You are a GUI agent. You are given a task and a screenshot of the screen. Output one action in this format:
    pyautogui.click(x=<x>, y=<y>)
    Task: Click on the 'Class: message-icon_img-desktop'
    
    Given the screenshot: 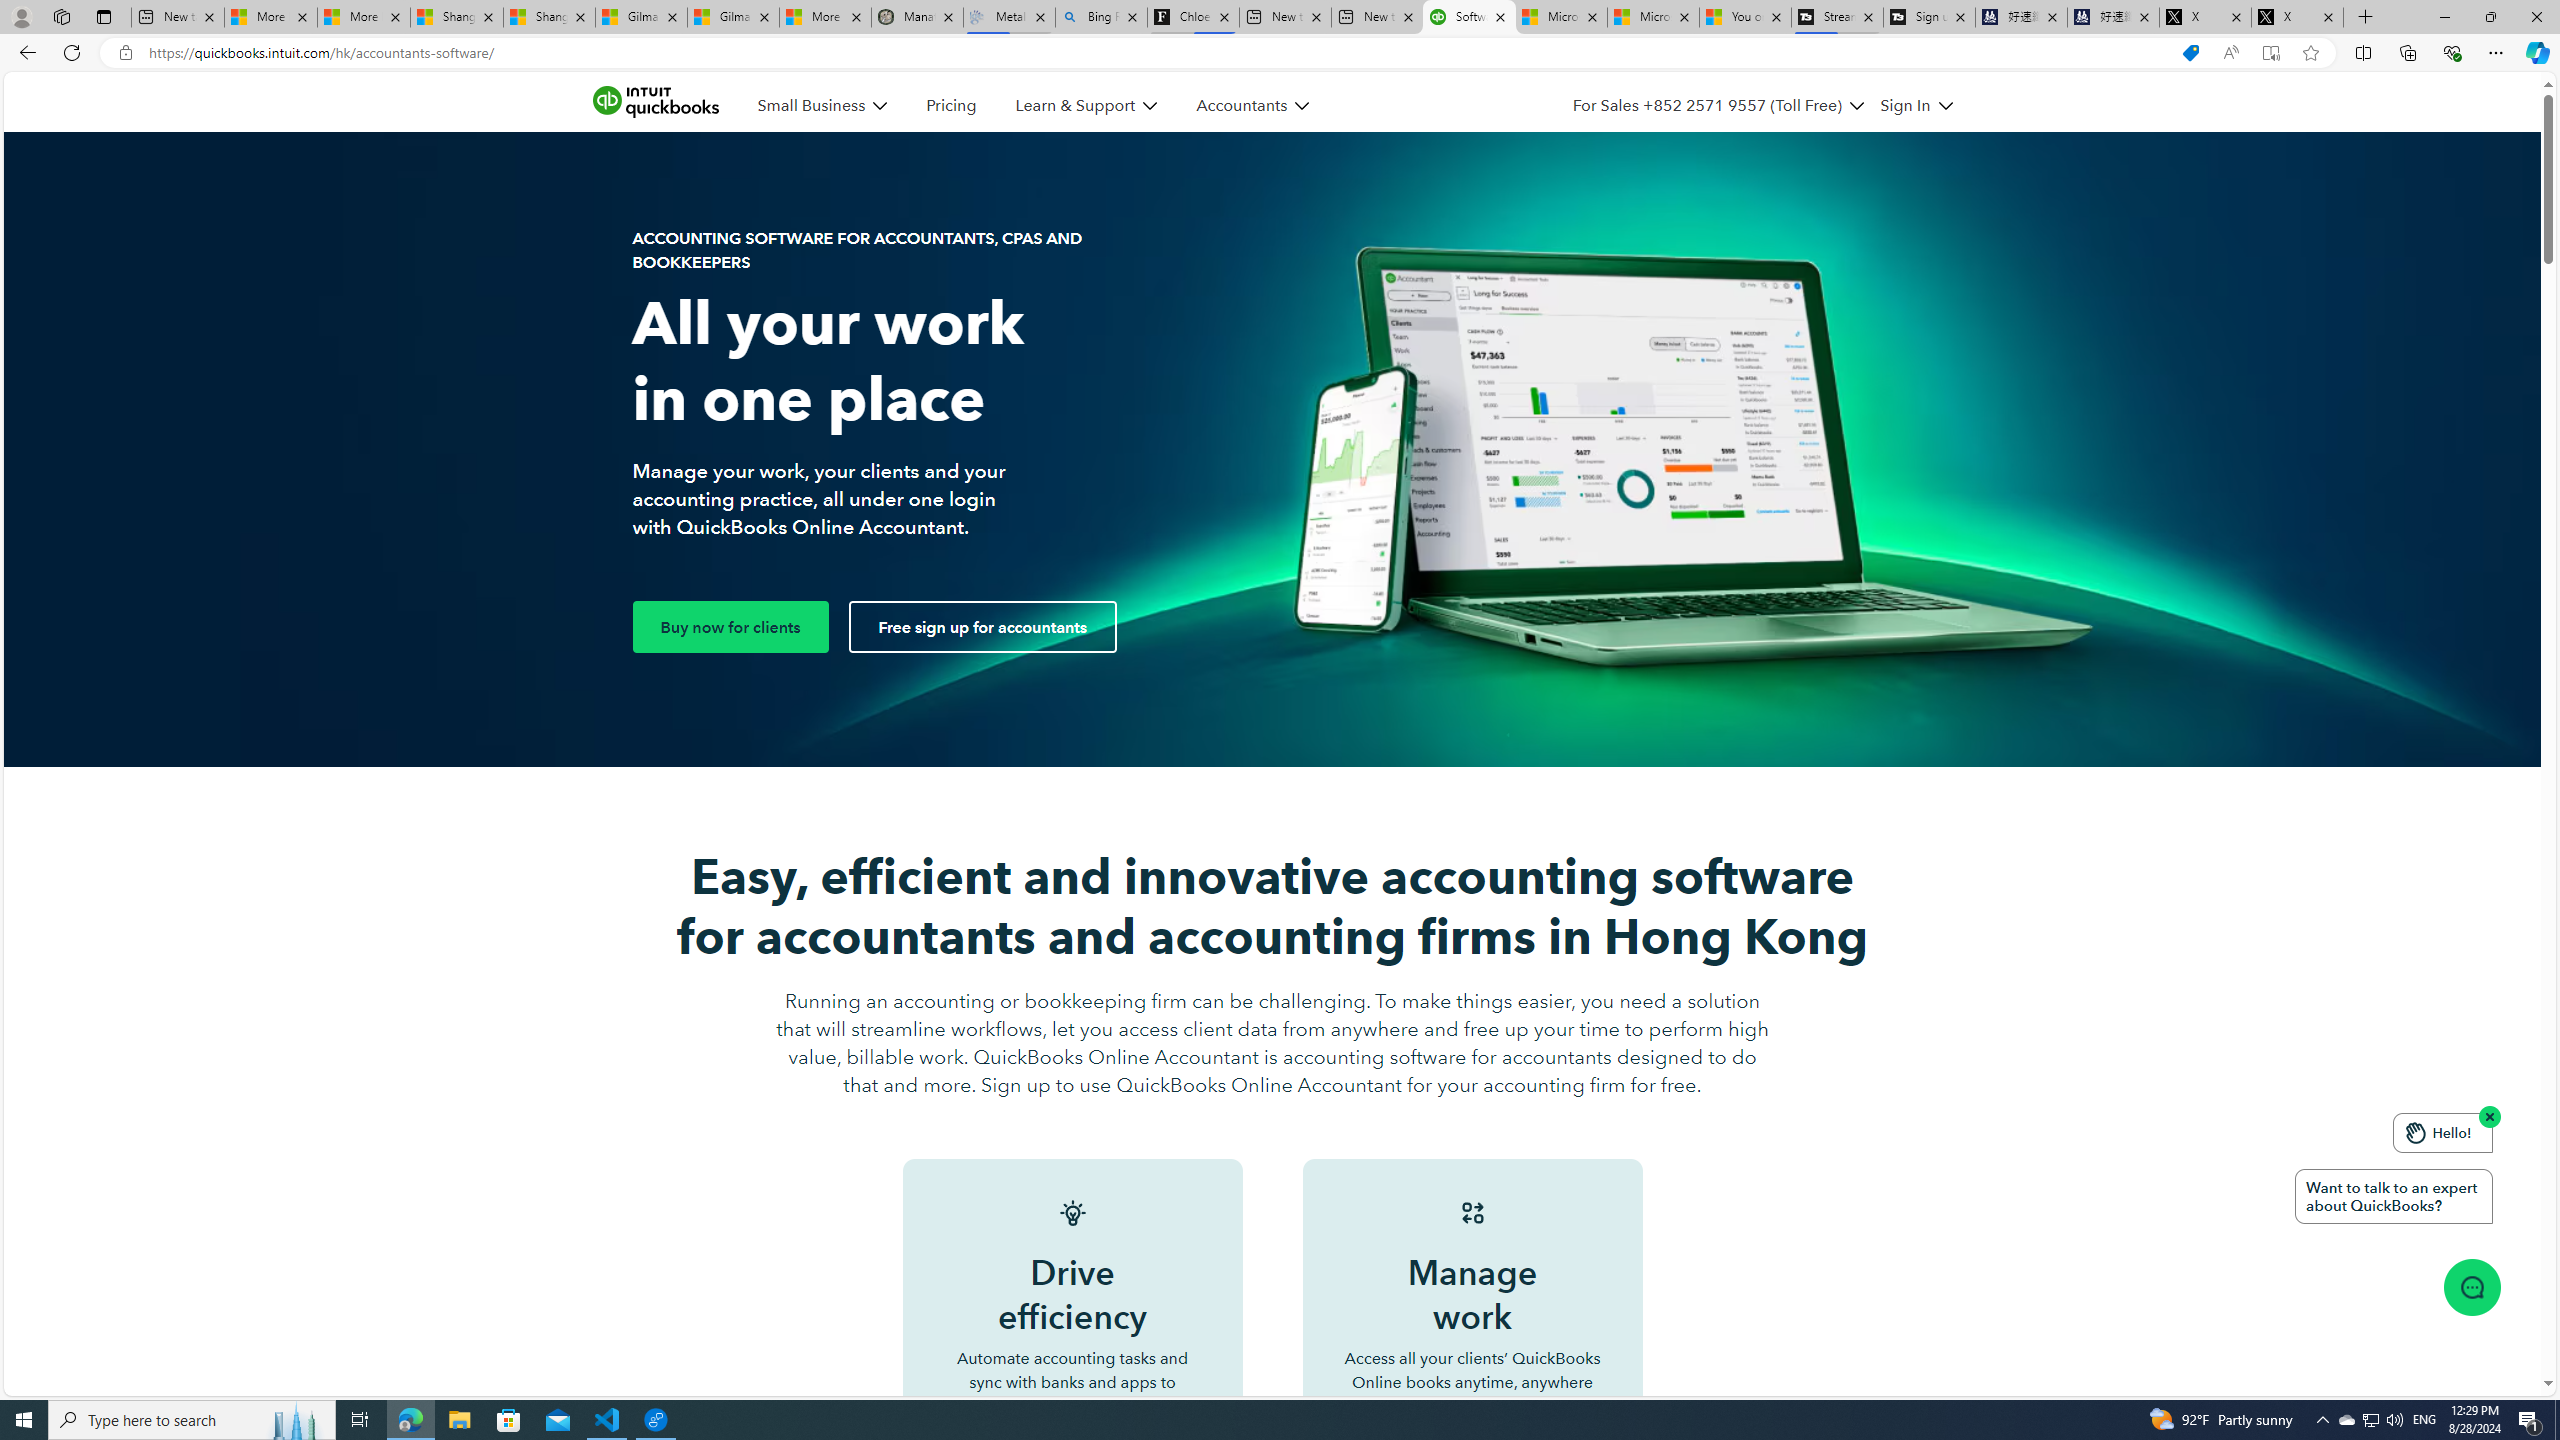 What is the action you would take?
    pyautogui.click(x=2470, y=1286)
    